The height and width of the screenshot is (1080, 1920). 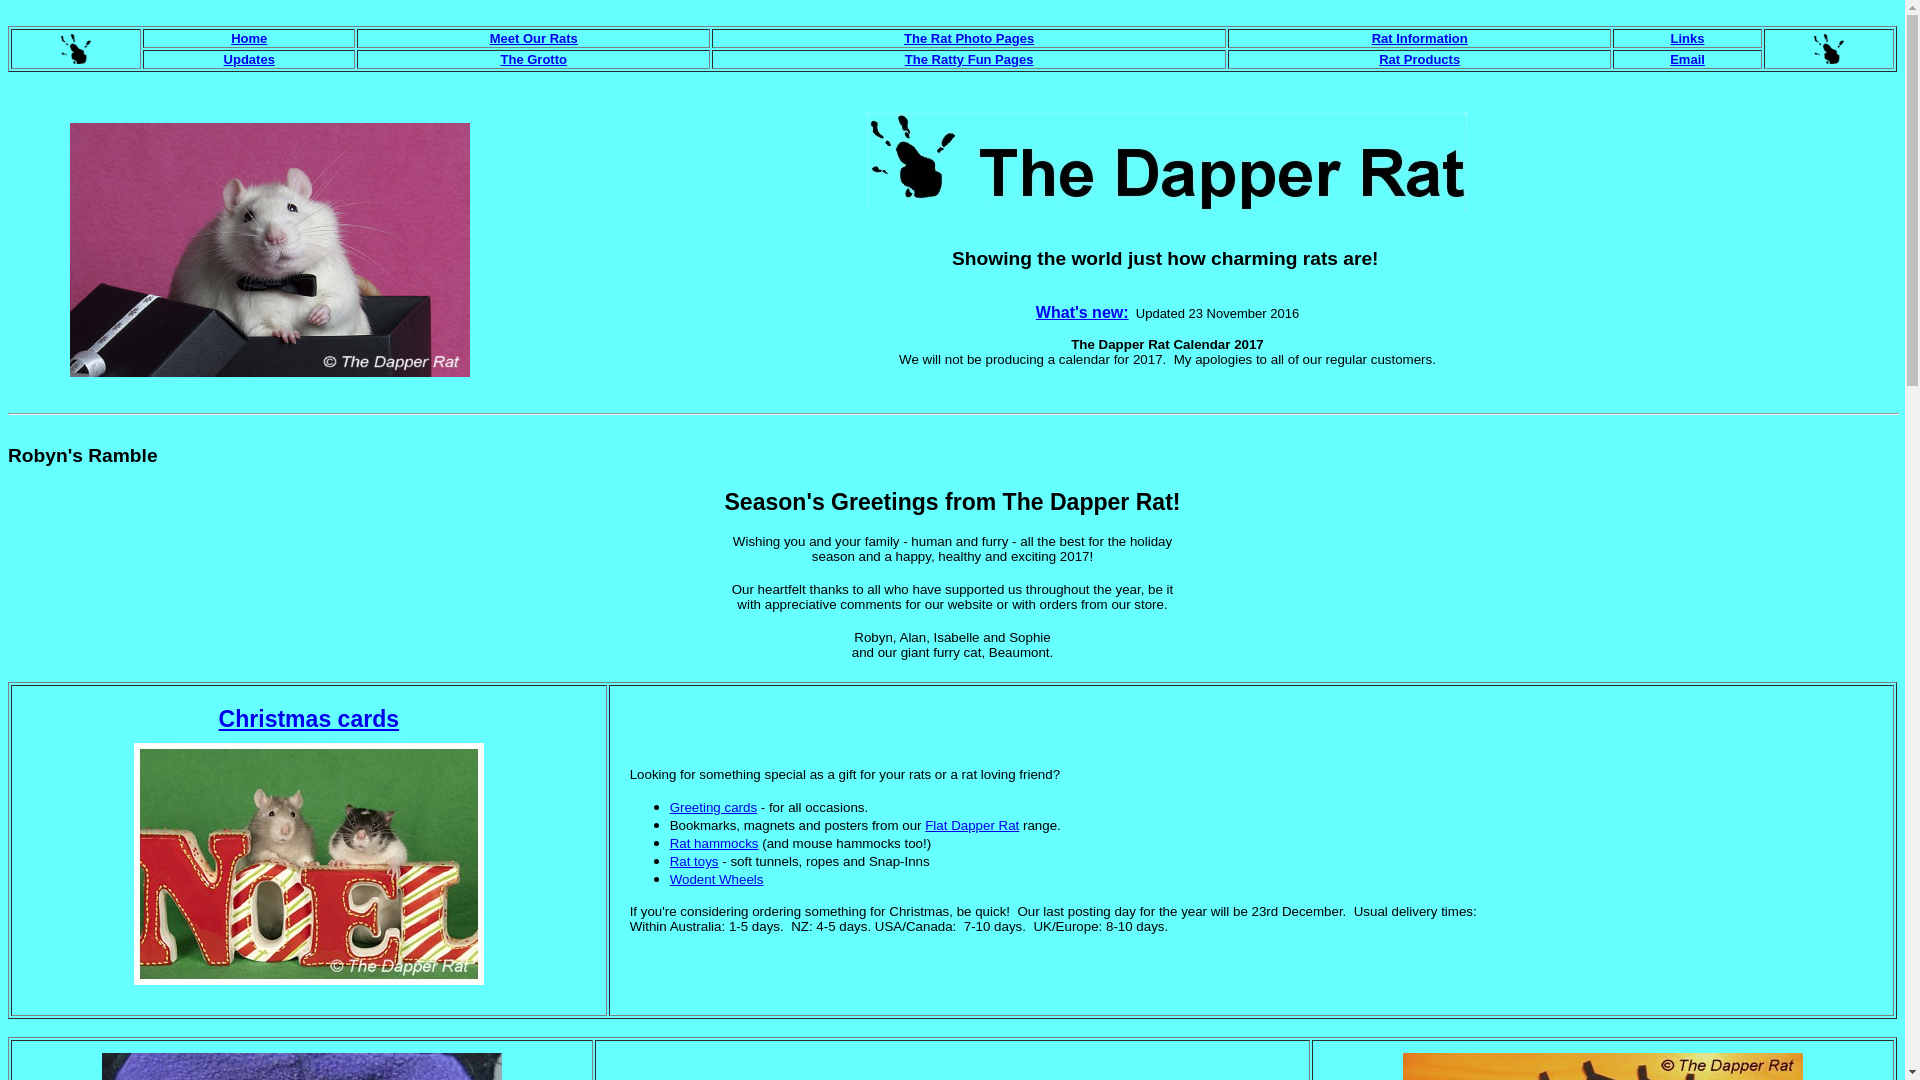 I want to click on 'The Rat Photo Pages', so click(x=969, y=38).